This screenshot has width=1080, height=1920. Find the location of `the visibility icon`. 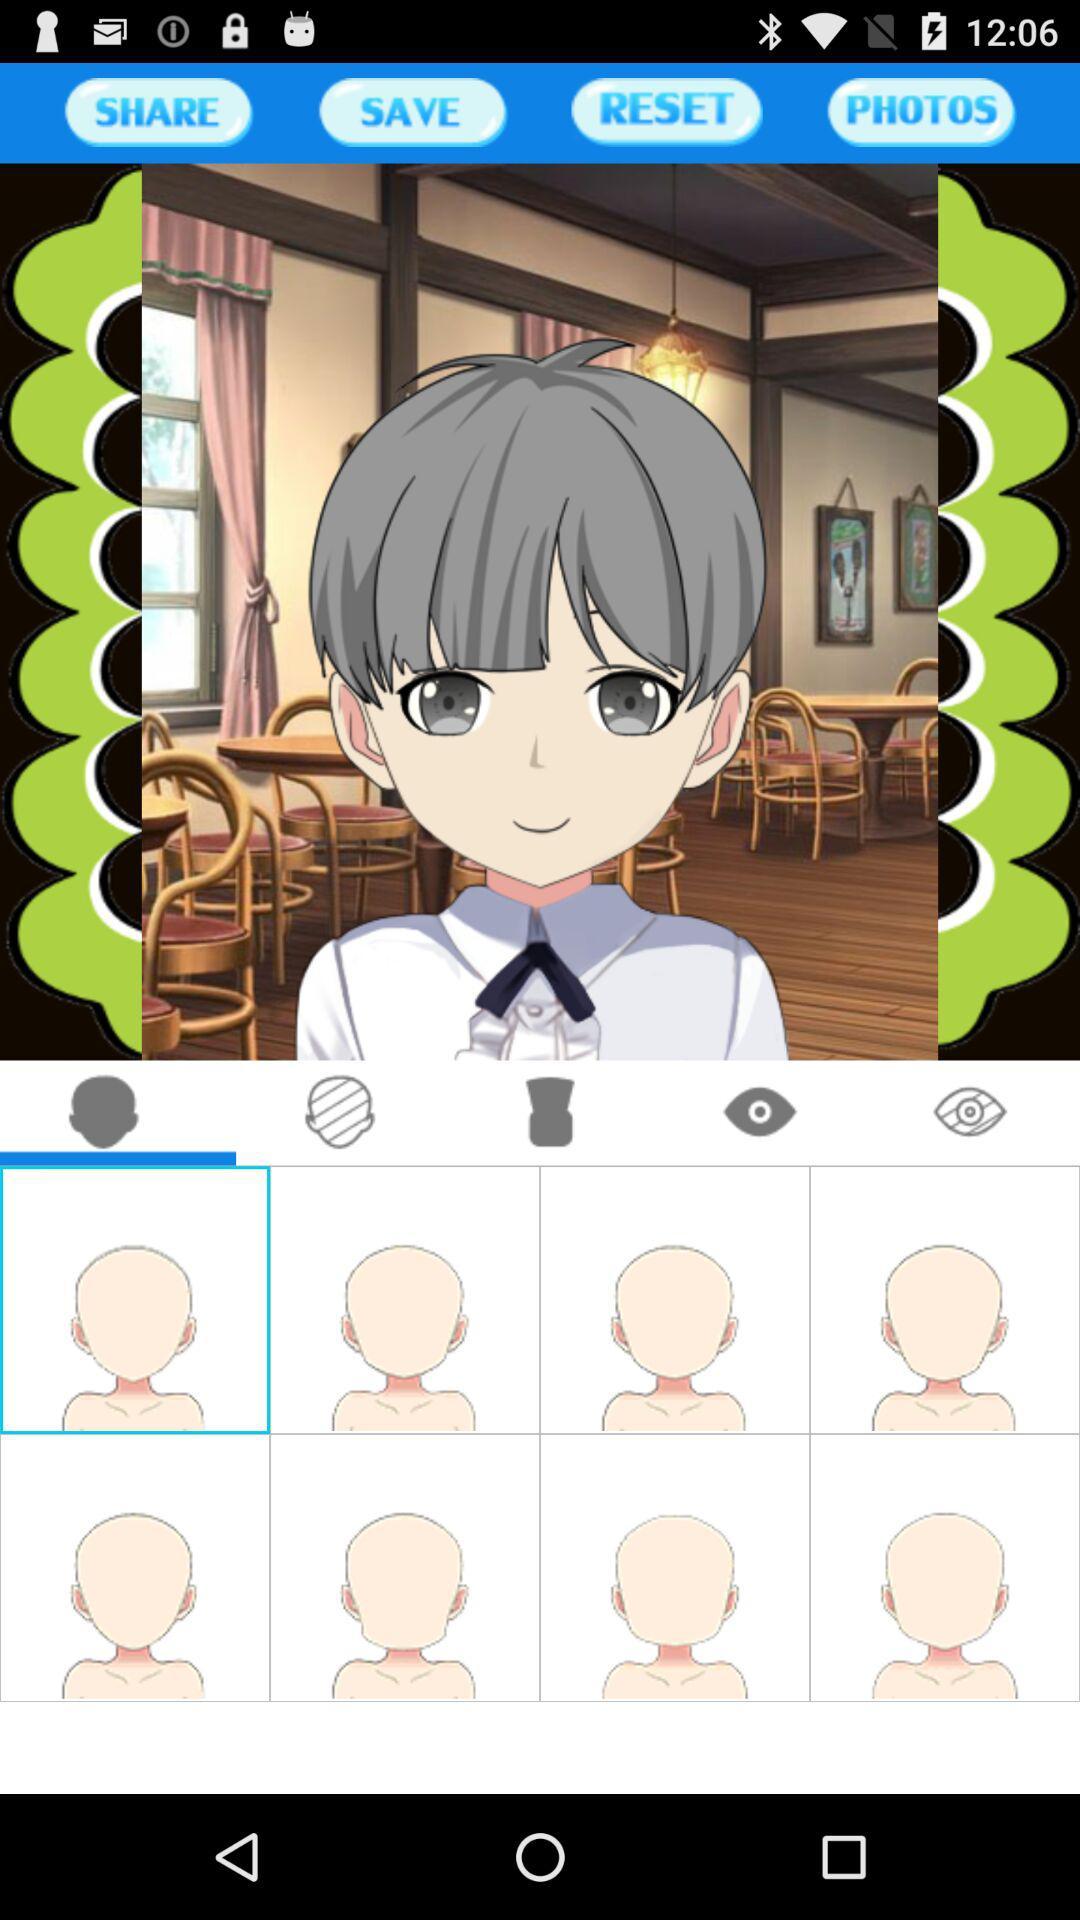

the visibility icon is located at coordinates (761, 1191).